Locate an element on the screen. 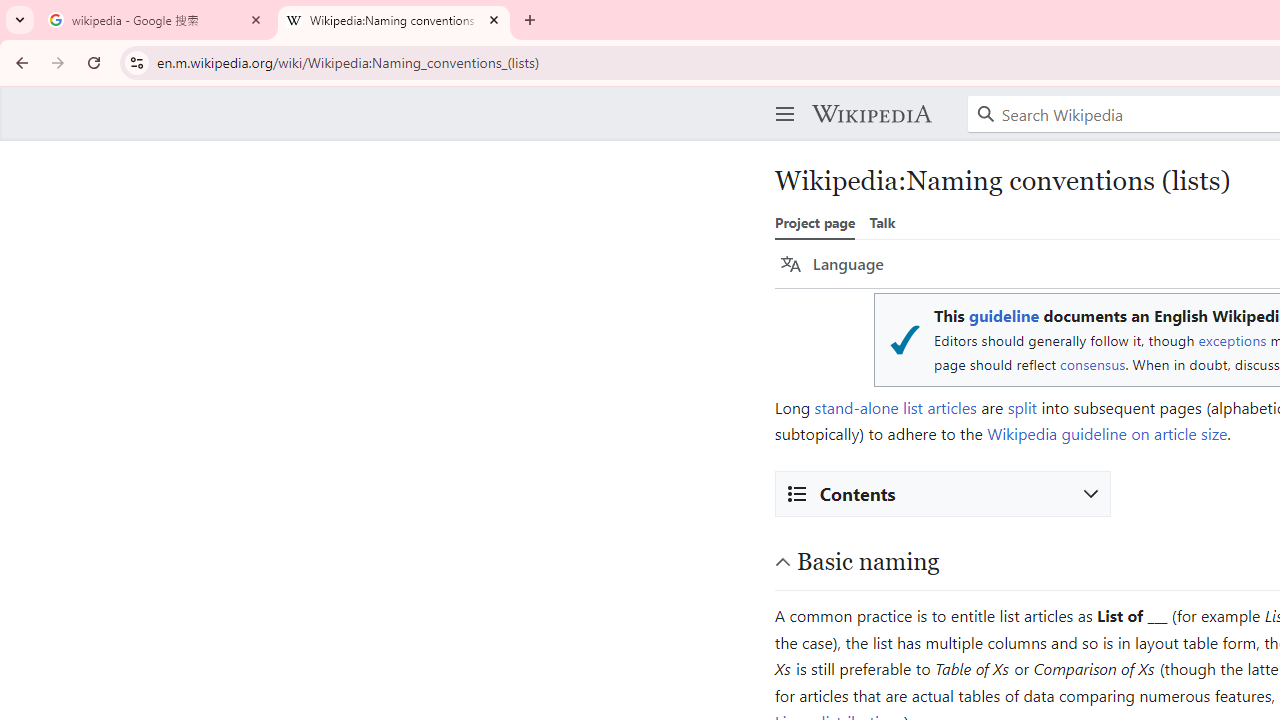 The height and width of the screenshot is (720, 1280). 'exceptions' is located at coordinates (1231, 339).